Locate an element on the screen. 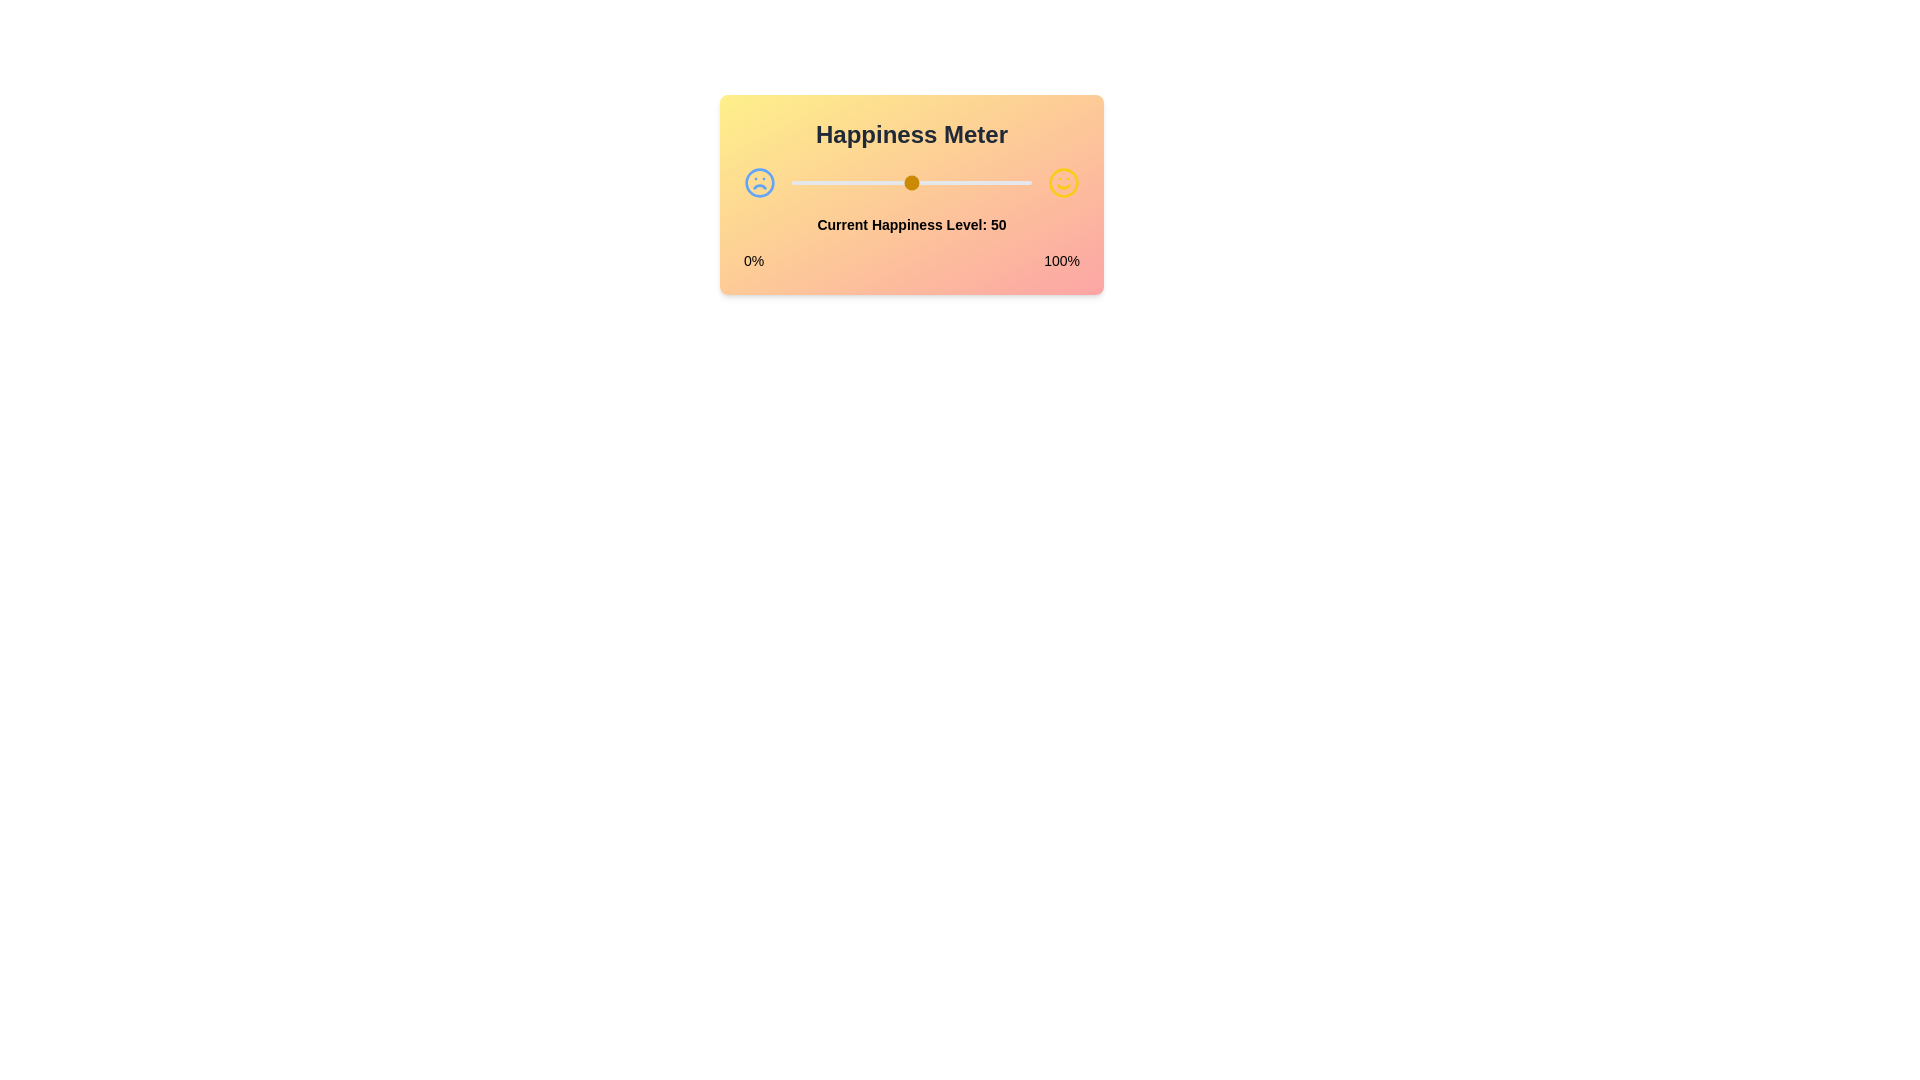  the happiness level to 72 by dragging the slider is located at coordinates (964, 182).